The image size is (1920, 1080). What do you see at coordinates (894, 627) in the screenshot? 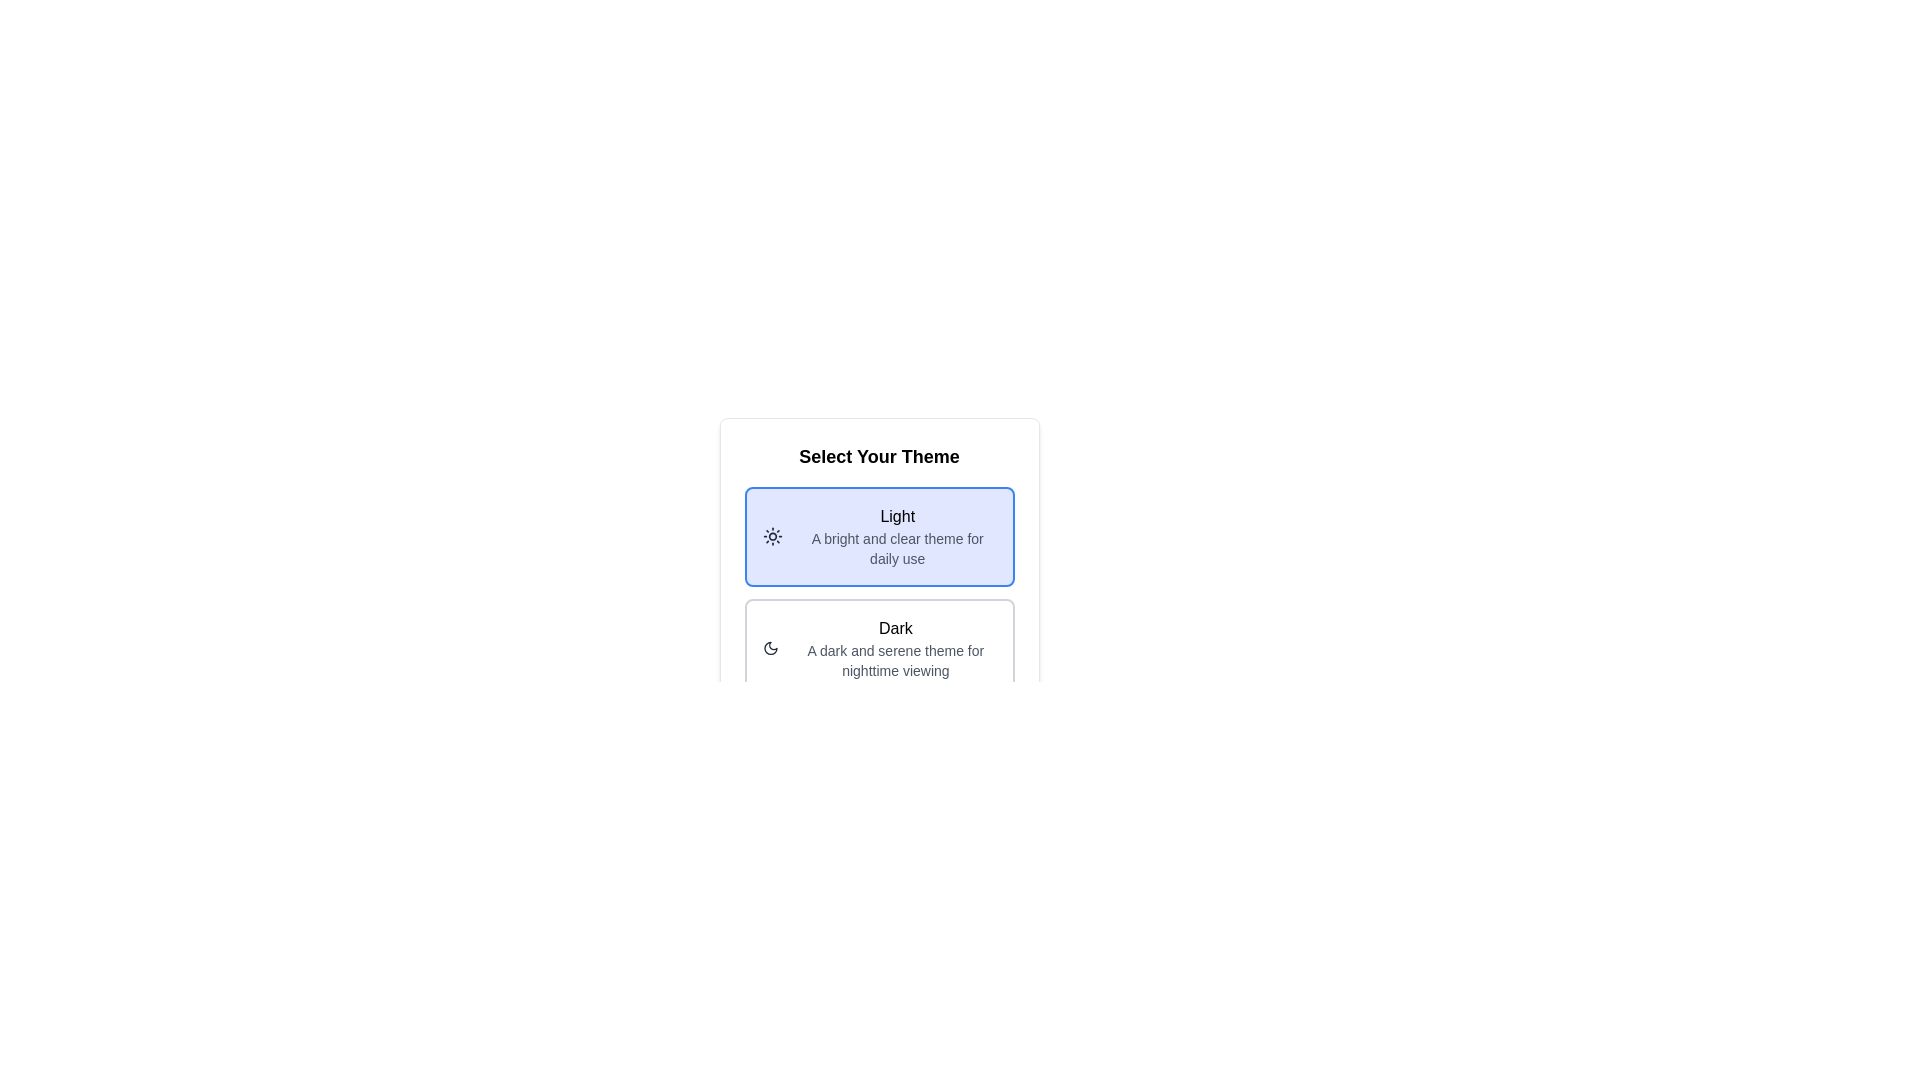
I see `the text label 'Dark' which is styled in bold and is located in the second card of the 'Select Your Theme' section` at bounding box center [894, 627].